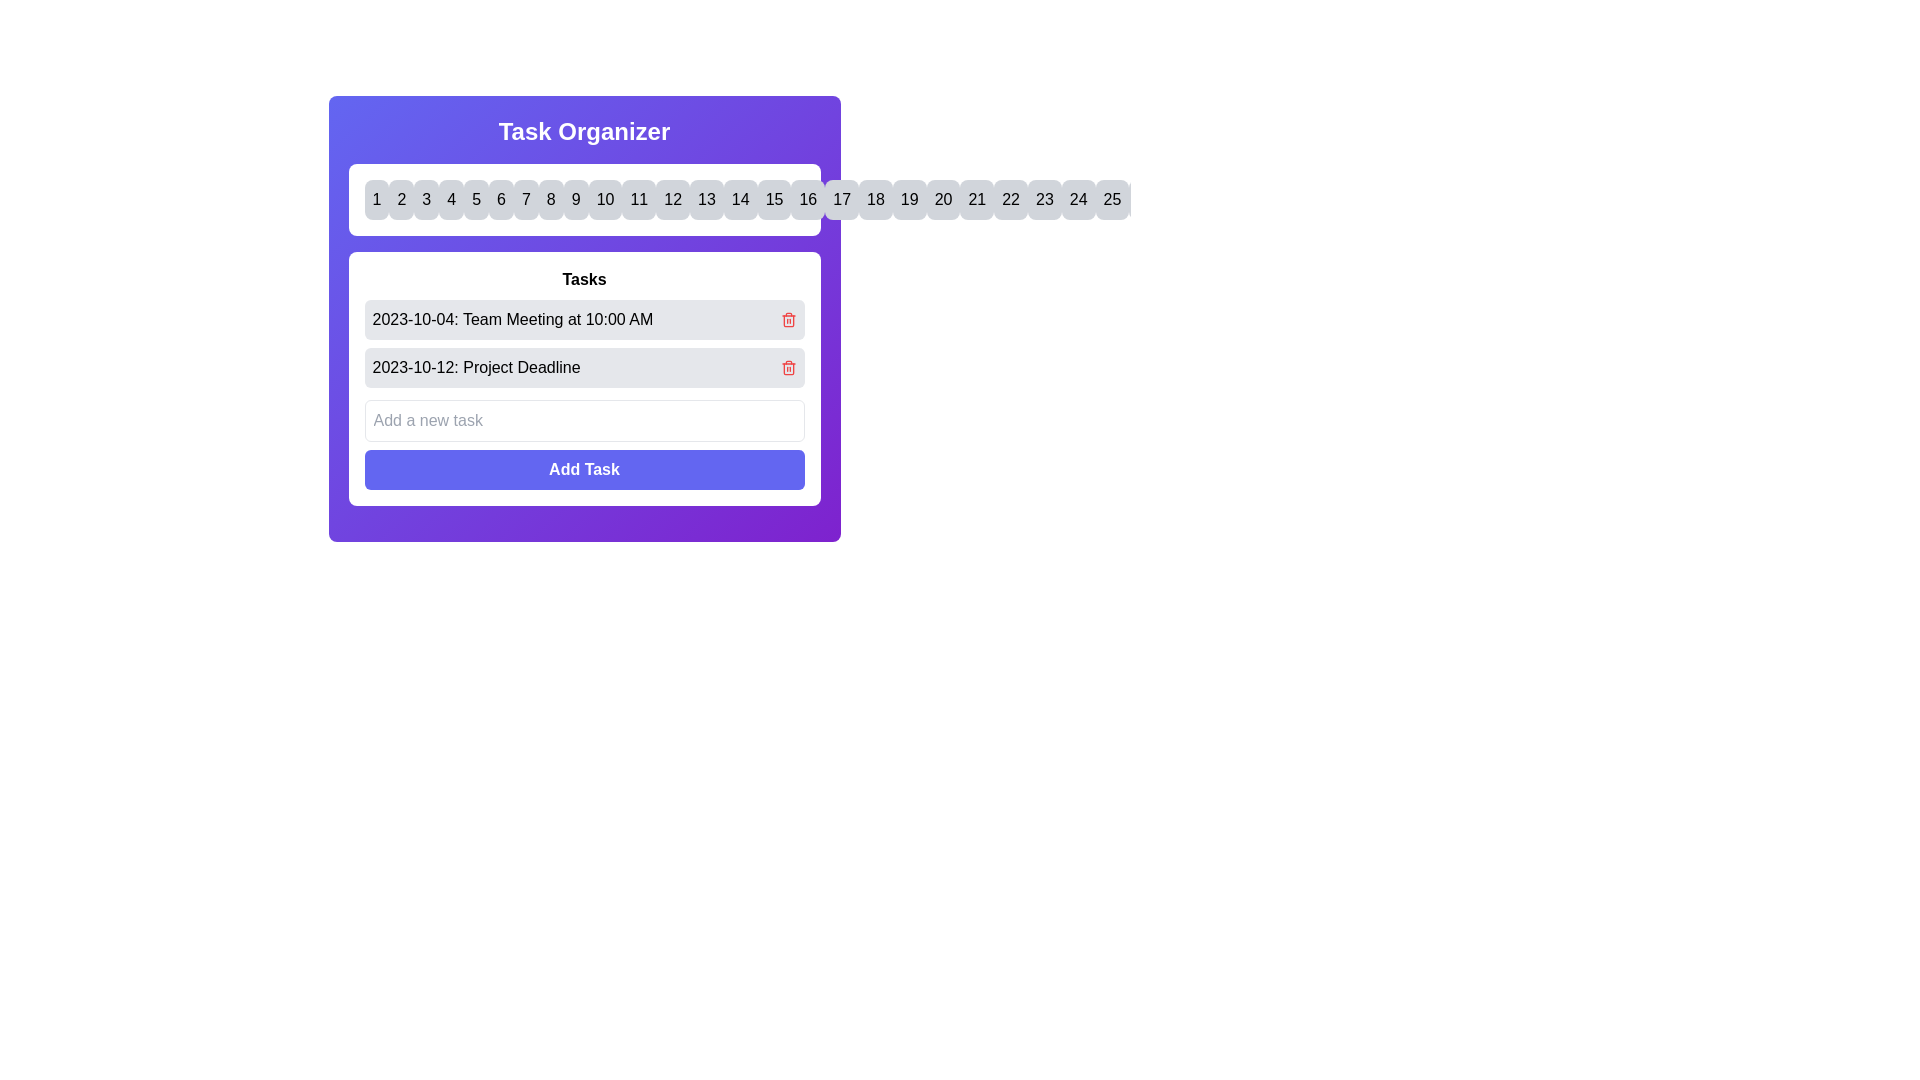 This screenshot has height=1080, width=1920. I want to click on the button displaying the number '12' in black text, which is surrounded by a light gray, rounded rectangle, so click(673, 200).